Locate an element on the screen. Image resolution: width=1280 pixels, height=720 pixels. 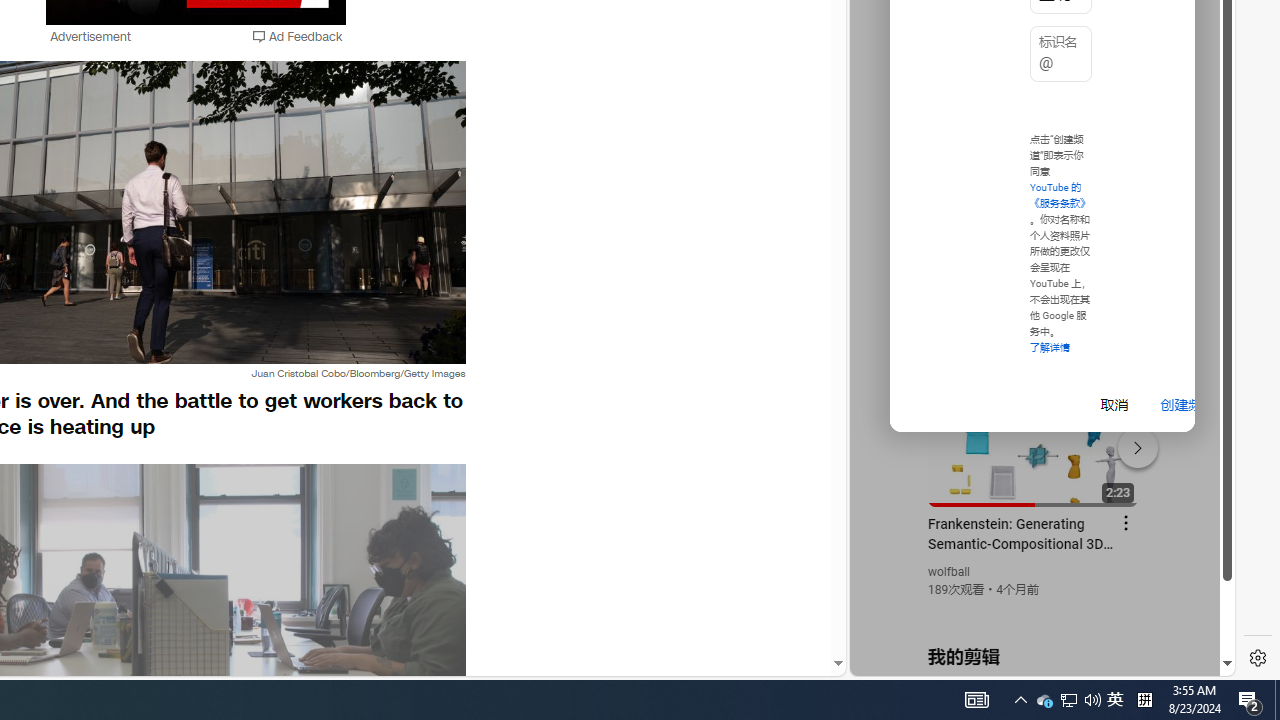
'YouTube' is located at coordinates (1034, 431).